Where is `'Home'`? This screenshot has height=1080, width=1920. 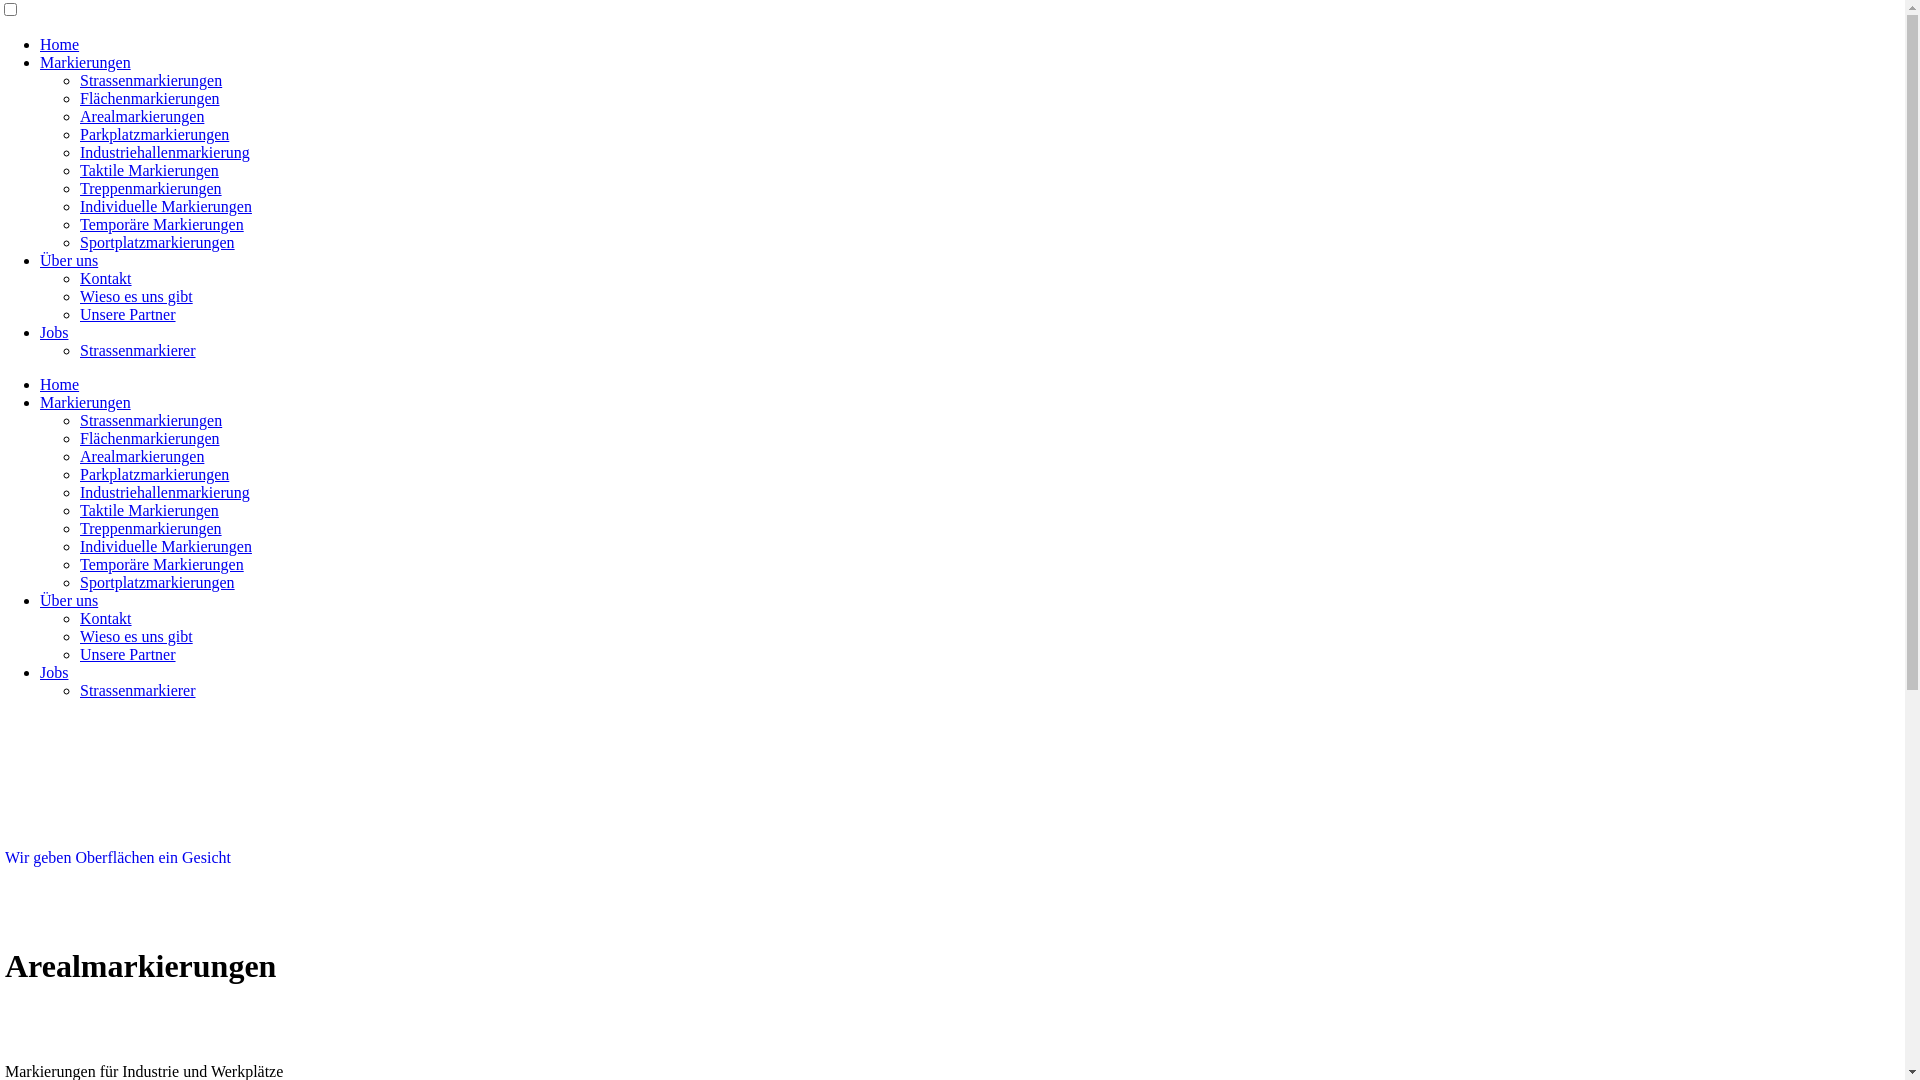
'Home' is located at coordinates (59, 44).